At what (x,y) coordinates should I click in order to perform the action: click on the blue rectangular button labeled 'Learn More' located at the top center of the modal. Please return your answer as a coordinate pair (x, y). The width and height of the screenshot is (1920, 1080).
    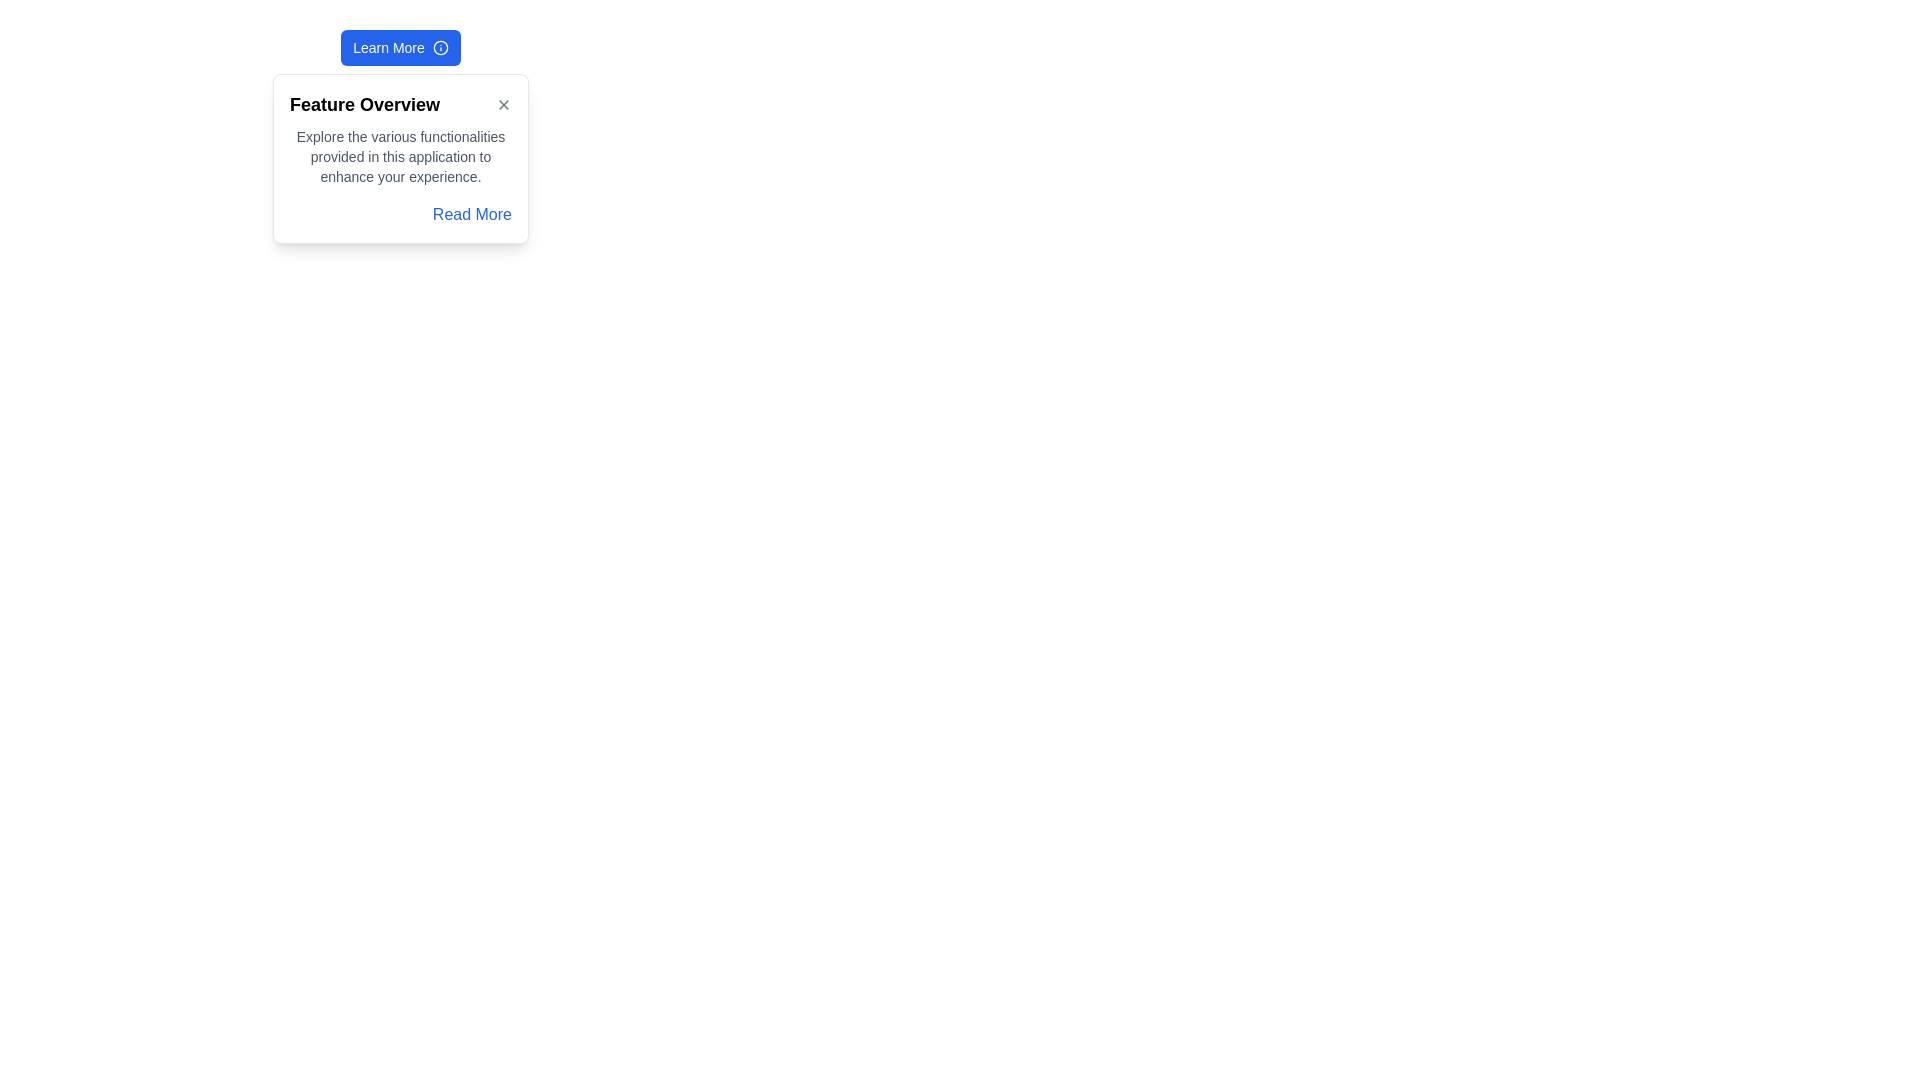
    Looking at the image, I should click on (400, 46).